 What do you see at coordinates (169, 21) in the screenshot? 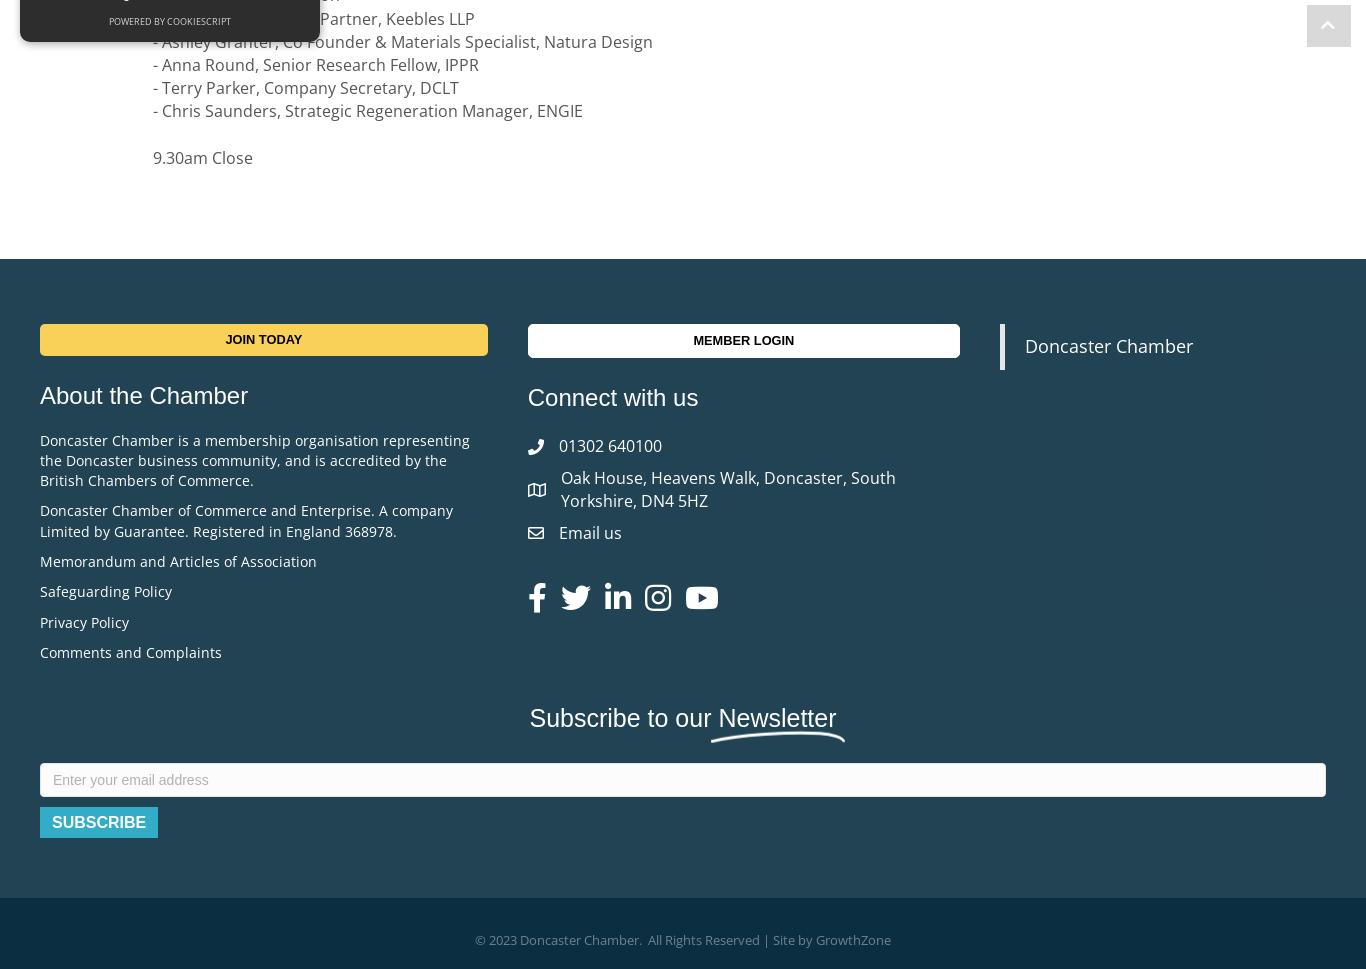
I see `'Powered by CookieScript'` at bounding box center [169, 21].